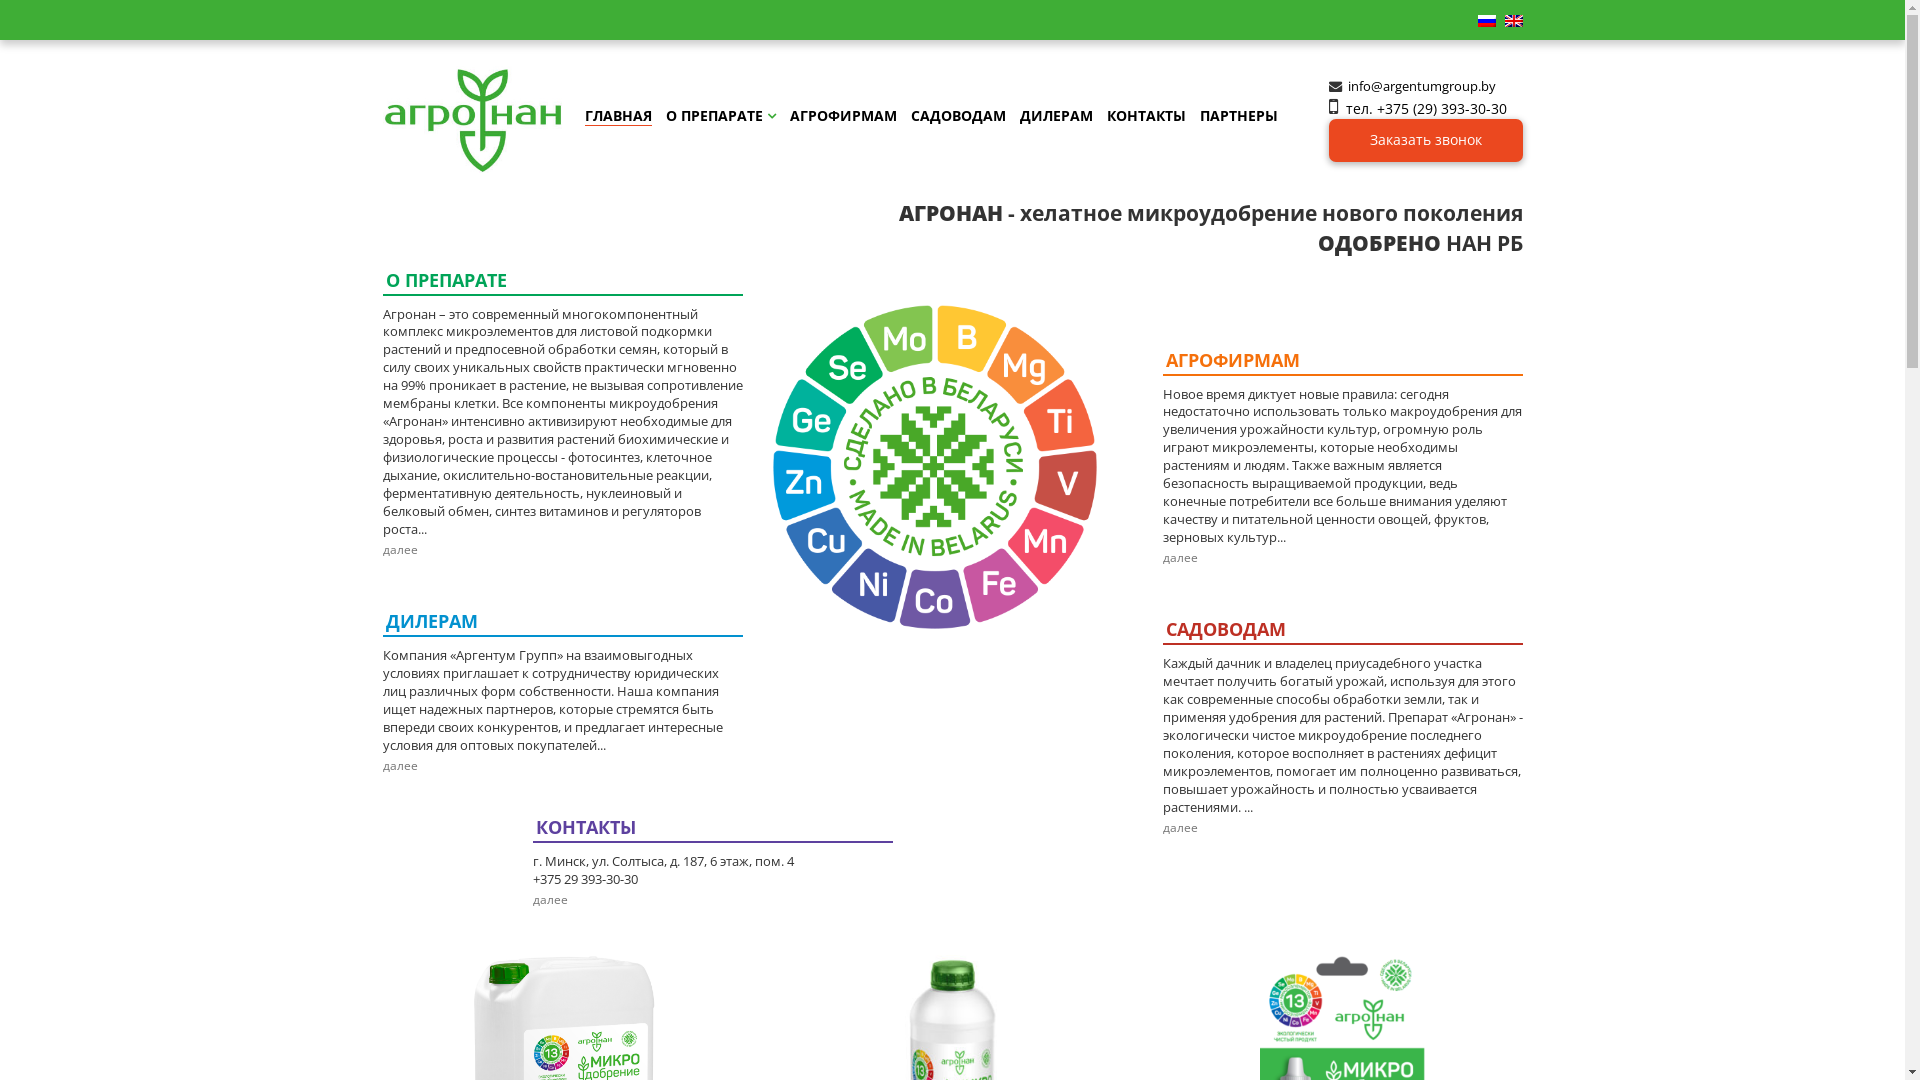 The width and height of the screenshot is (1920, 1080). I want to click on 'English (en)', so click(1503, 19).